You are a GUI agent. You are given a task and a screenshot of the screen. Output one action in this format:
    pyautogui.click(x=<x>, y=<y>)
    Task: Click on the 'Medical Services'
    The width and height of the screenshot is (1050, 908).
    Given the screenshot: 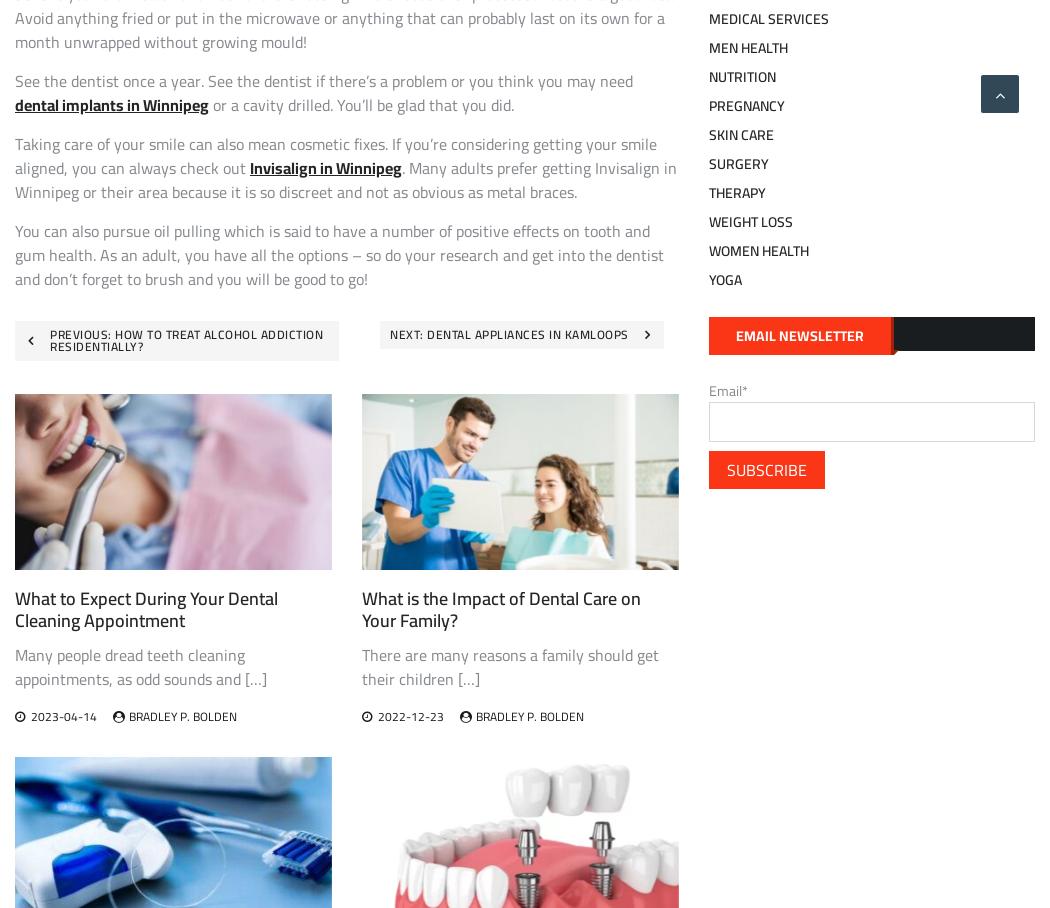 What is the action you would take?
    pyautogui.click(x=767, y=17)
    